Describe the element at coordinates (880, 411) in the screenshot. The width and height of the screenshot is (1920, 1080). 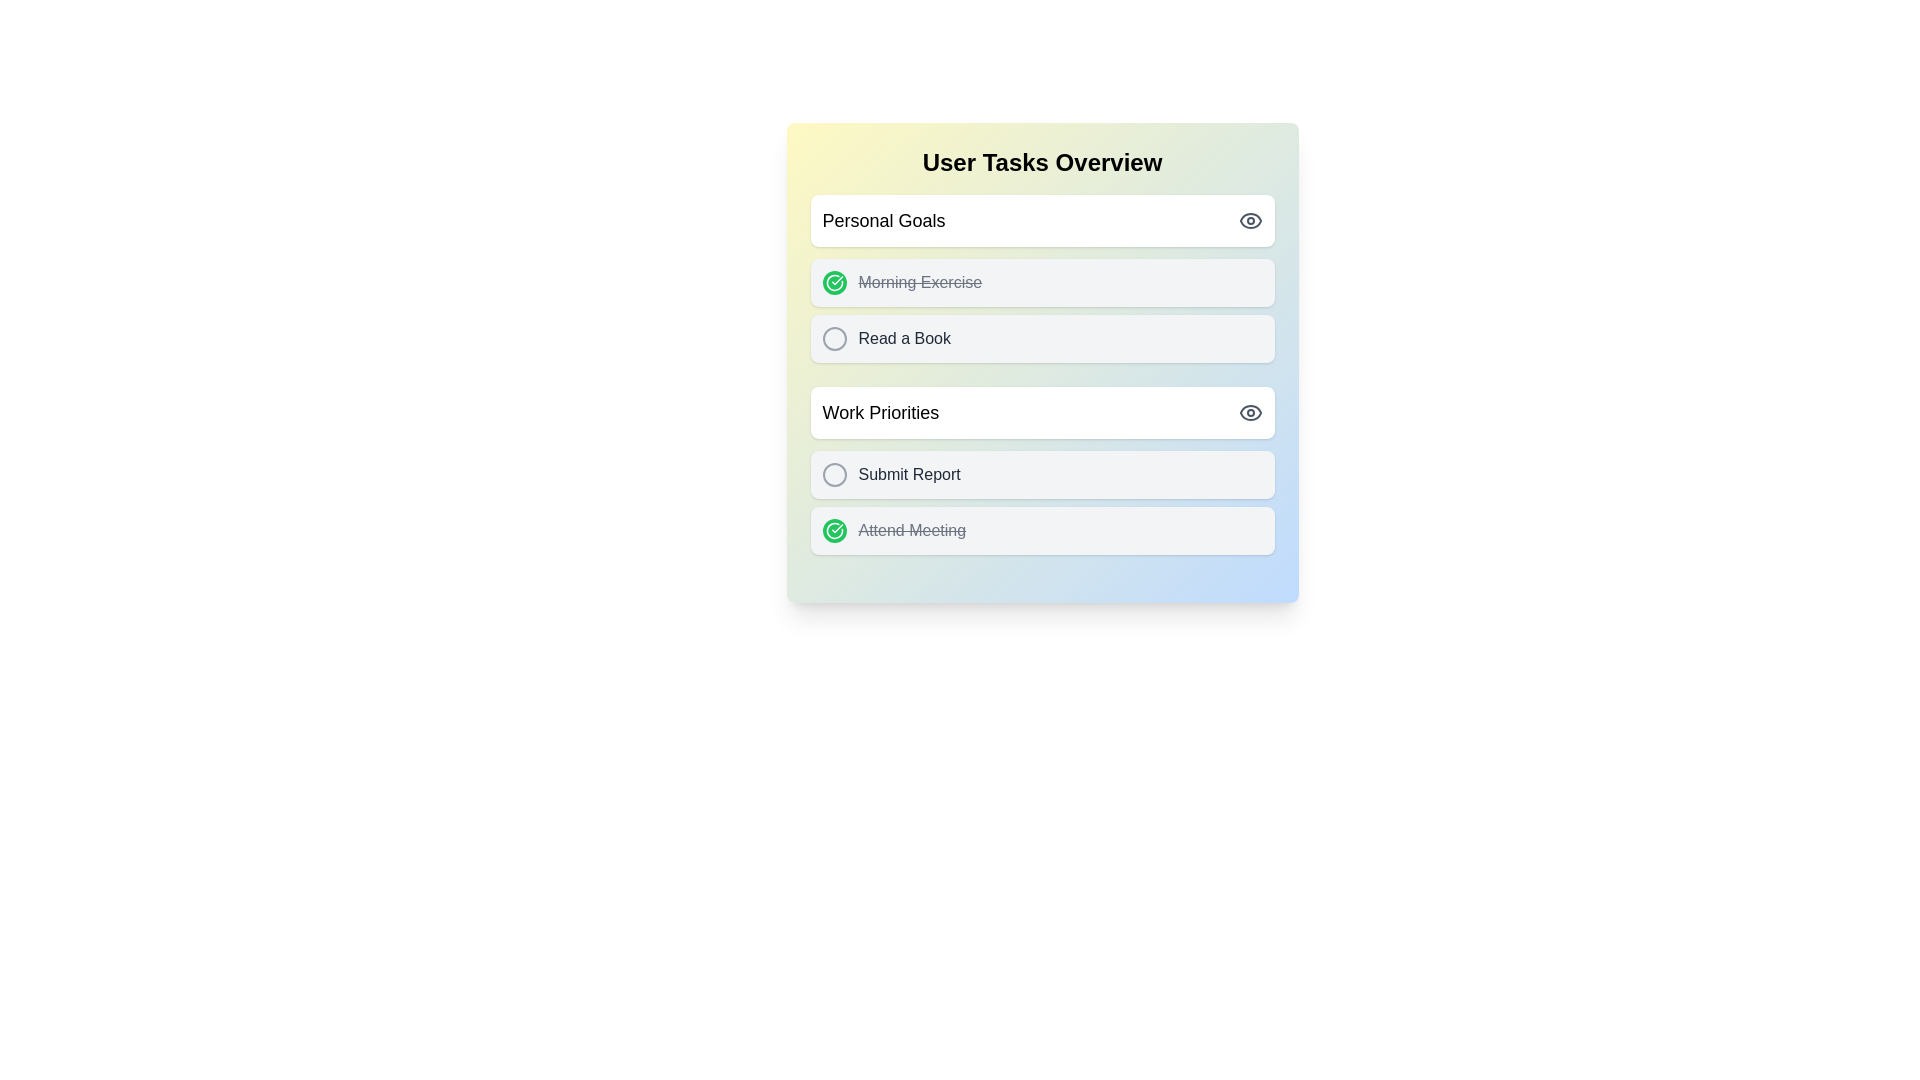
I see `the Text Label that identifies the third task in the 'User Tasks Overview', which is centrally aligned and positioned between 'Read a Book' and 'Submit Report'` at that location.